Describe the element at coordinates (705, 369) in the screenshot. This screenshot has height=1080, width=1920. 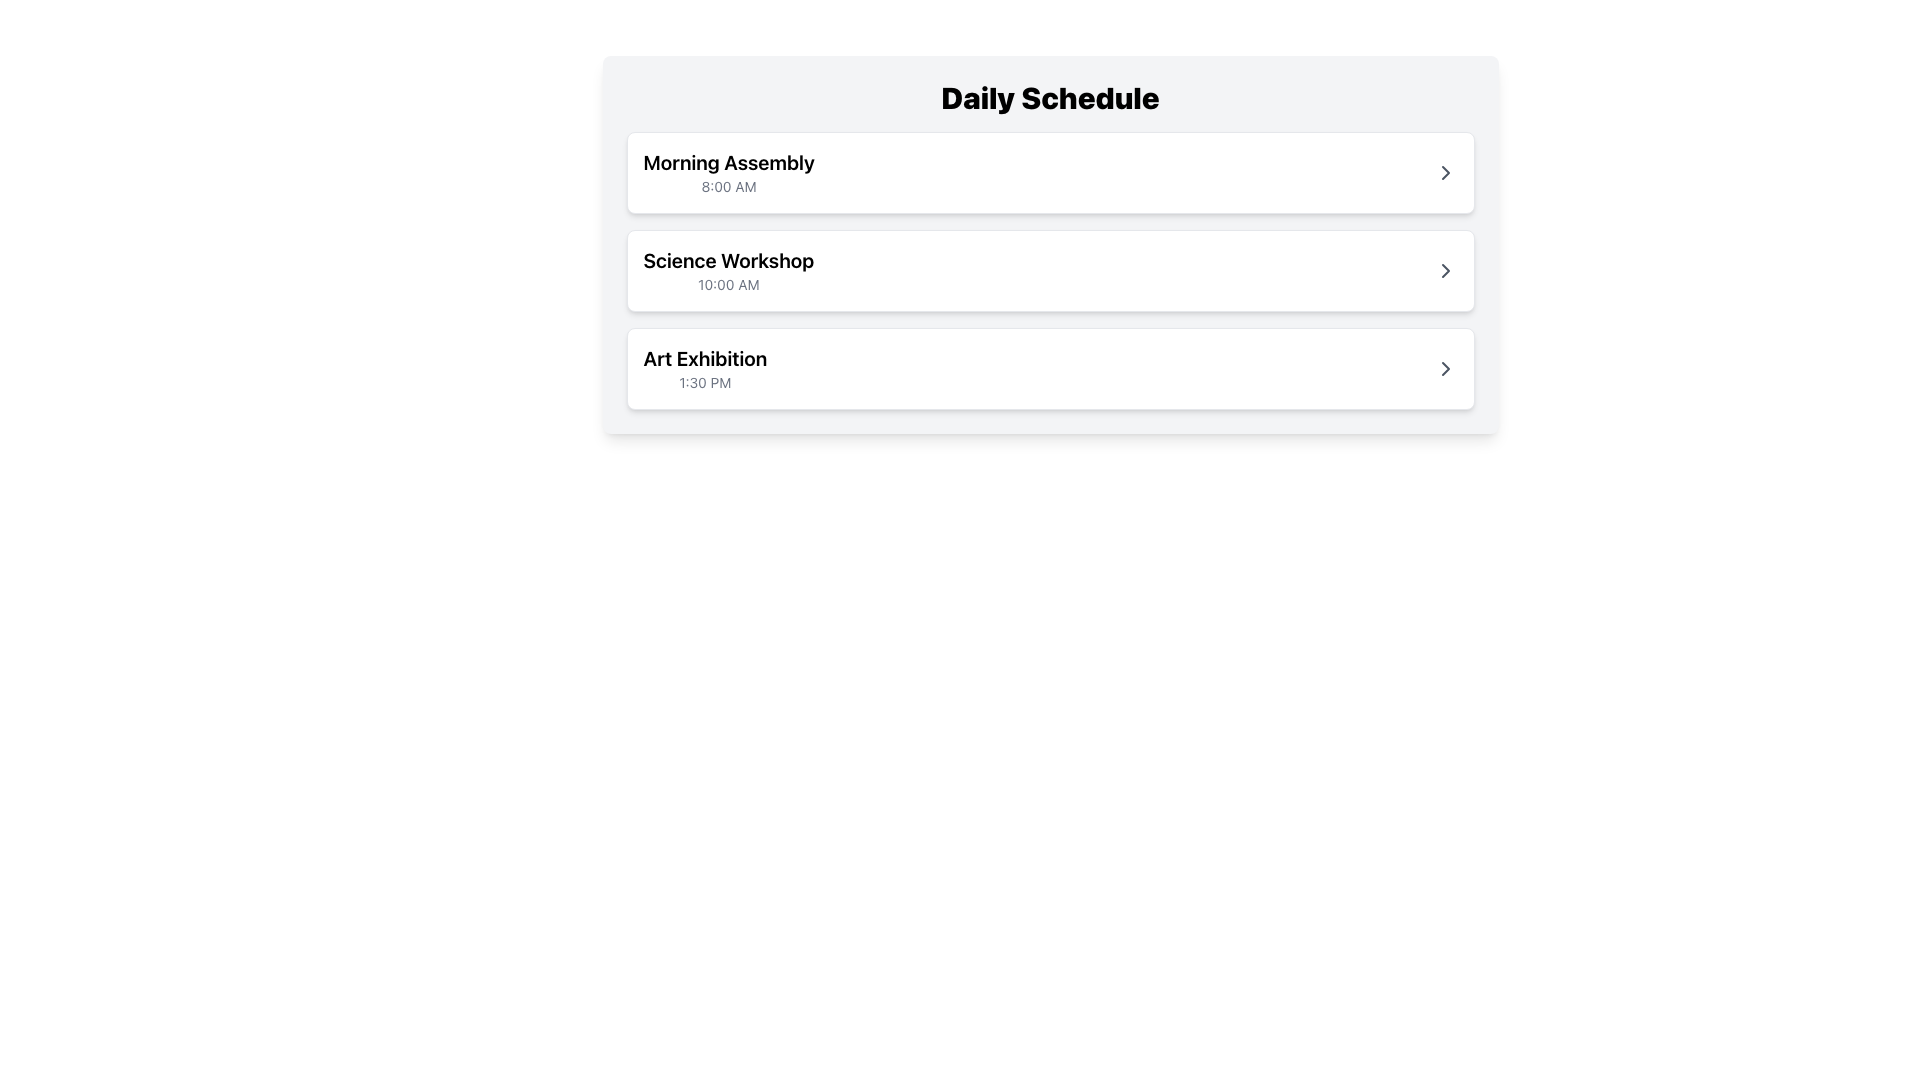
I see `the text block displaying event details for 'Art Exhibition' scheduled at '1:30 PM', which is part of the third entry in the 'Daily Schedule'` at that location.